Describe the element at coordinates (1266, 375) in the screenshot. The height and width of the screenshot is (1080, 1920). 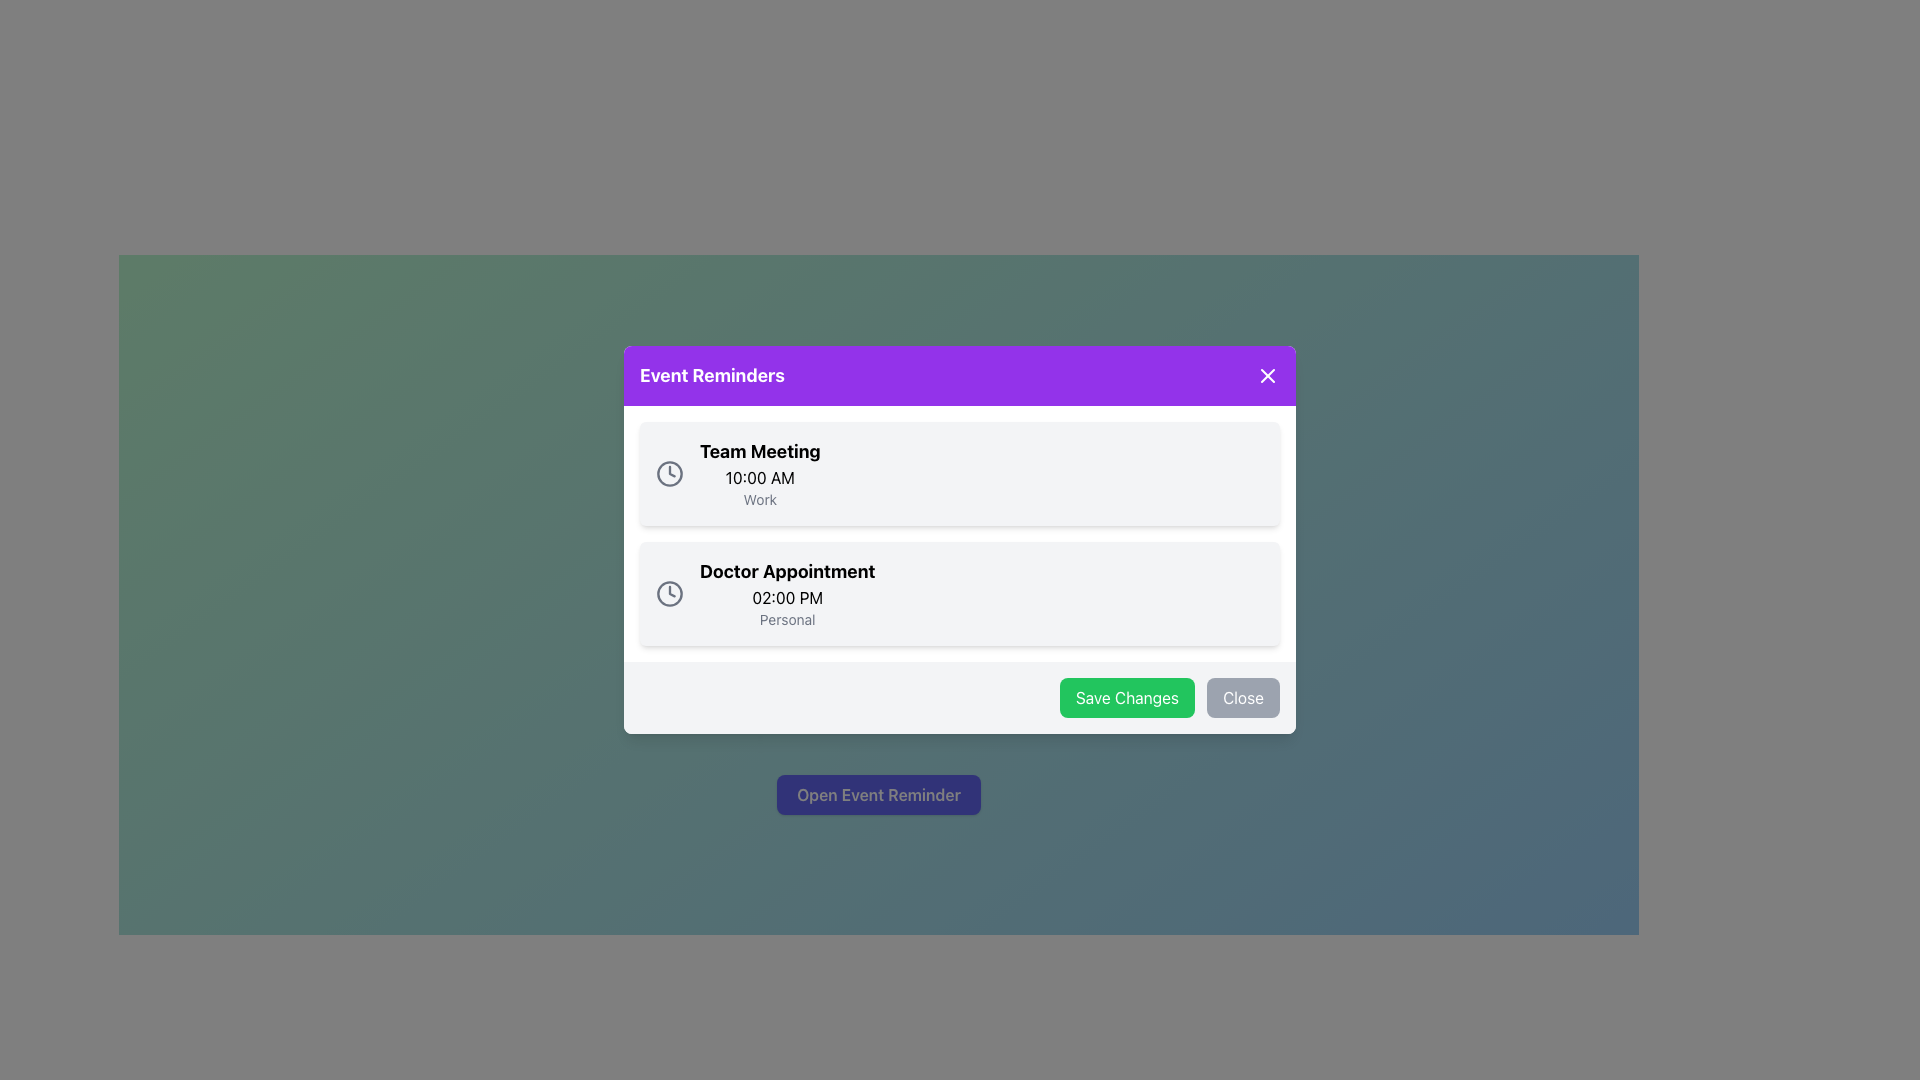
I see `the close button located in the top-right corner of the 'Event Reminders' purple bar` at that location.